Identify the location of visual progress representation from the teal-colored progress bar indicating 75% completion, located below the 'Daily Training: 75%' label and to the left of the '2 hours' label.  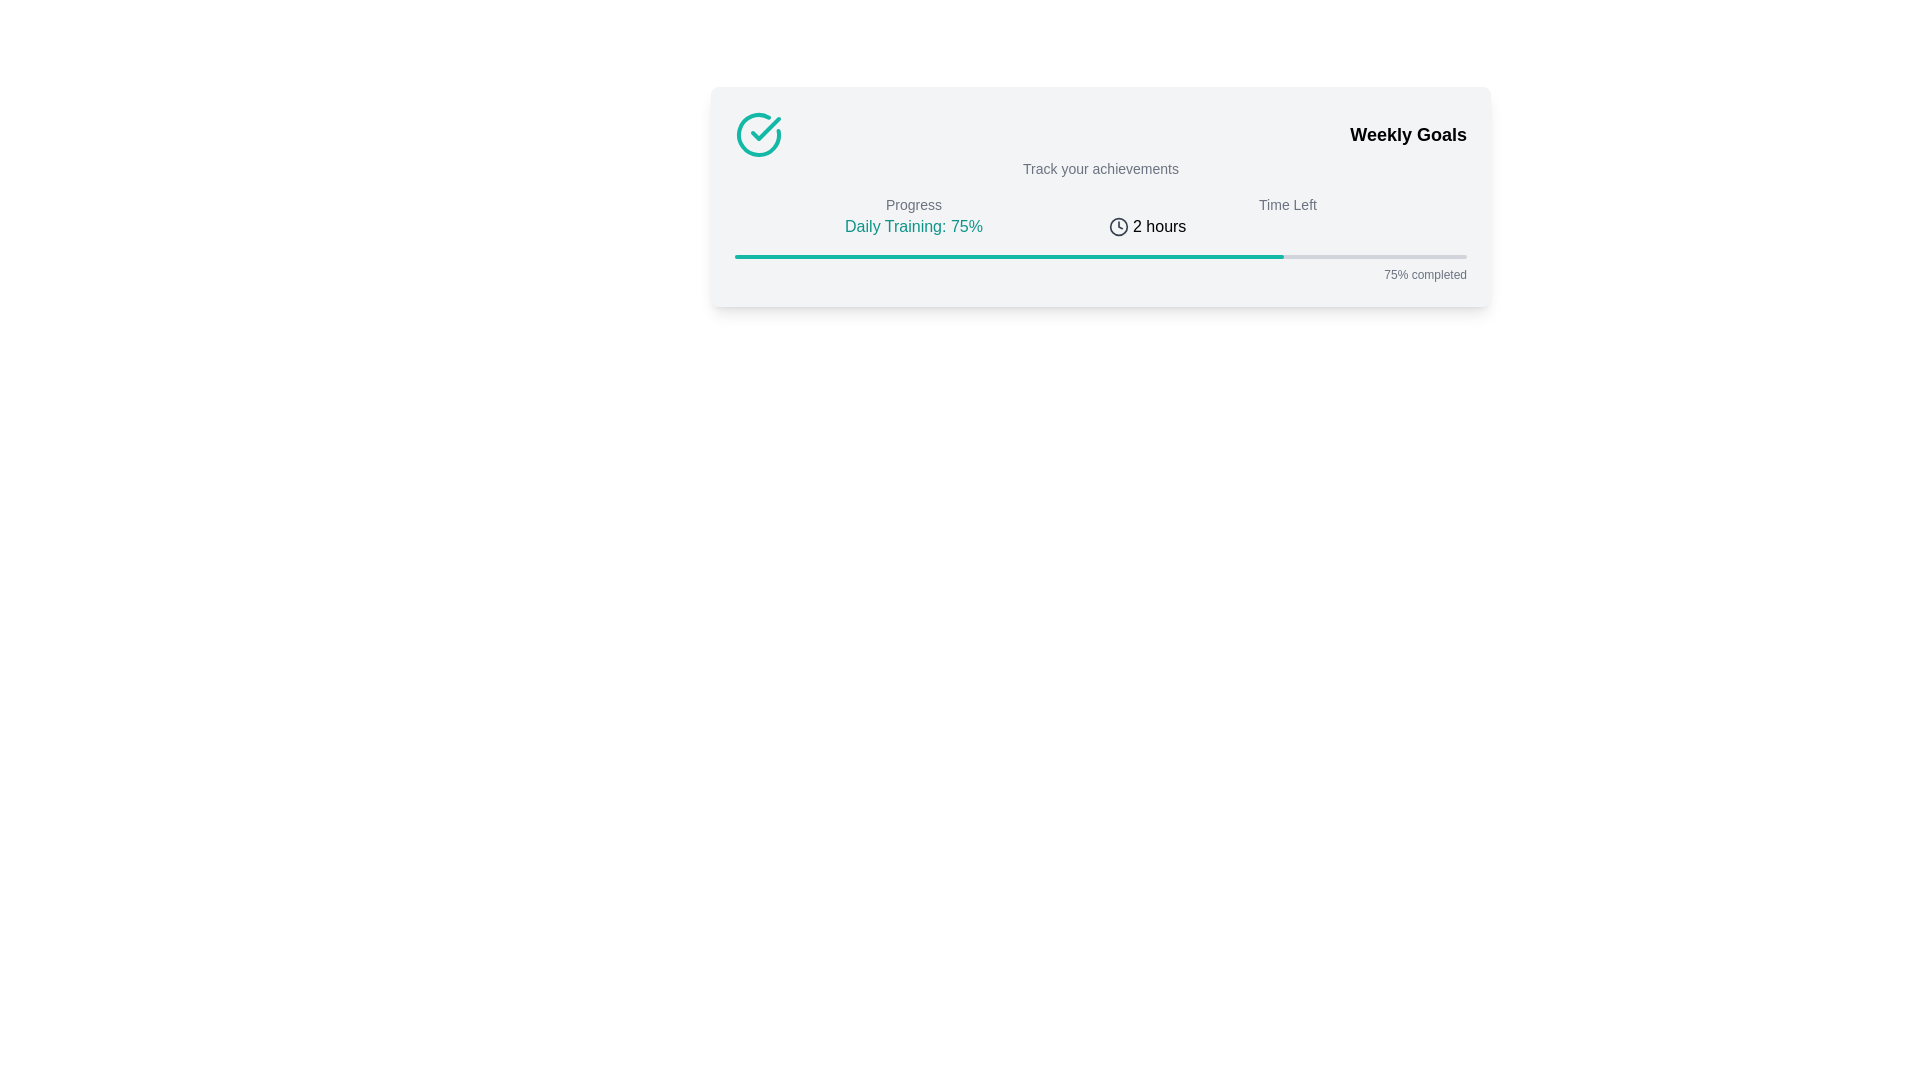
(1099, 256).